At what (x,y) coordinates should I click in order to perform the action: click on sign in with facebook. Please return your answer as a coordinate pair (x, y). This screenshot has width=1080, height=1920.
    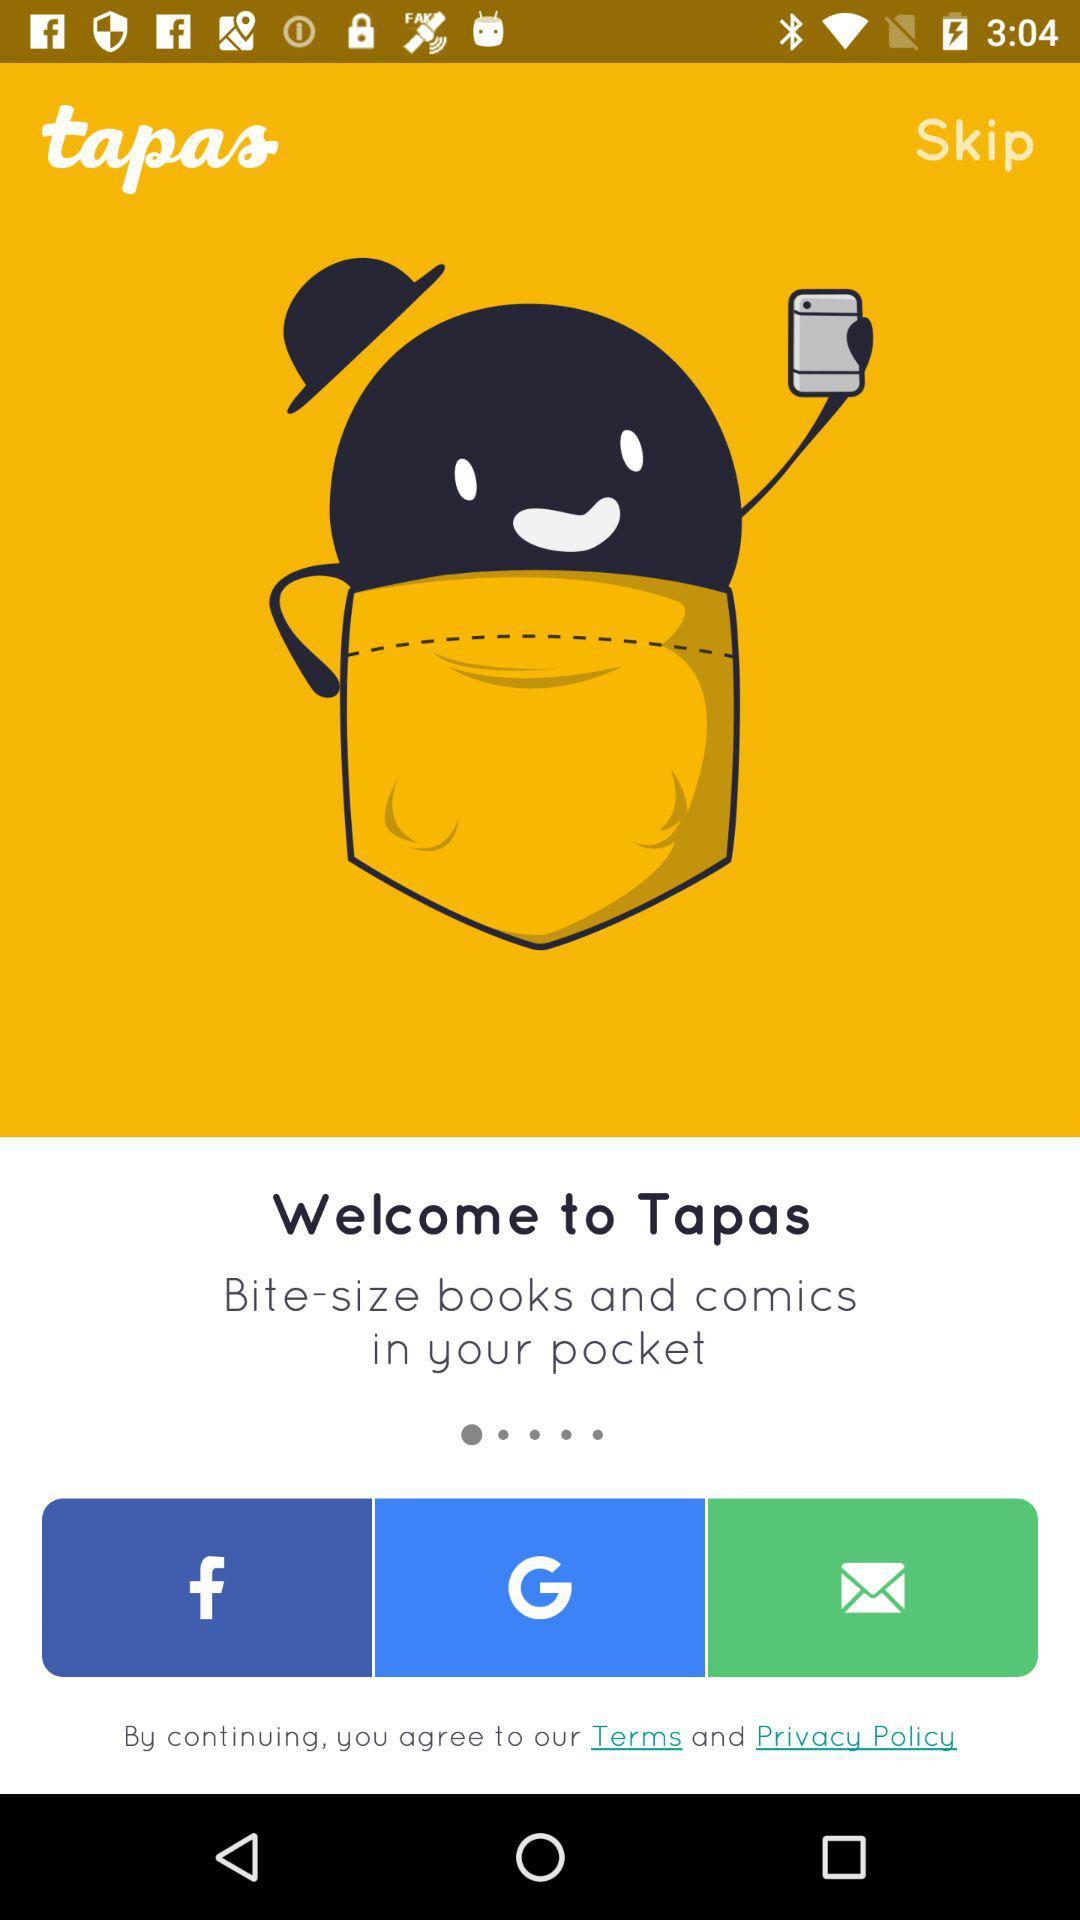
    Looking at the image, I should click on (207, 1586).